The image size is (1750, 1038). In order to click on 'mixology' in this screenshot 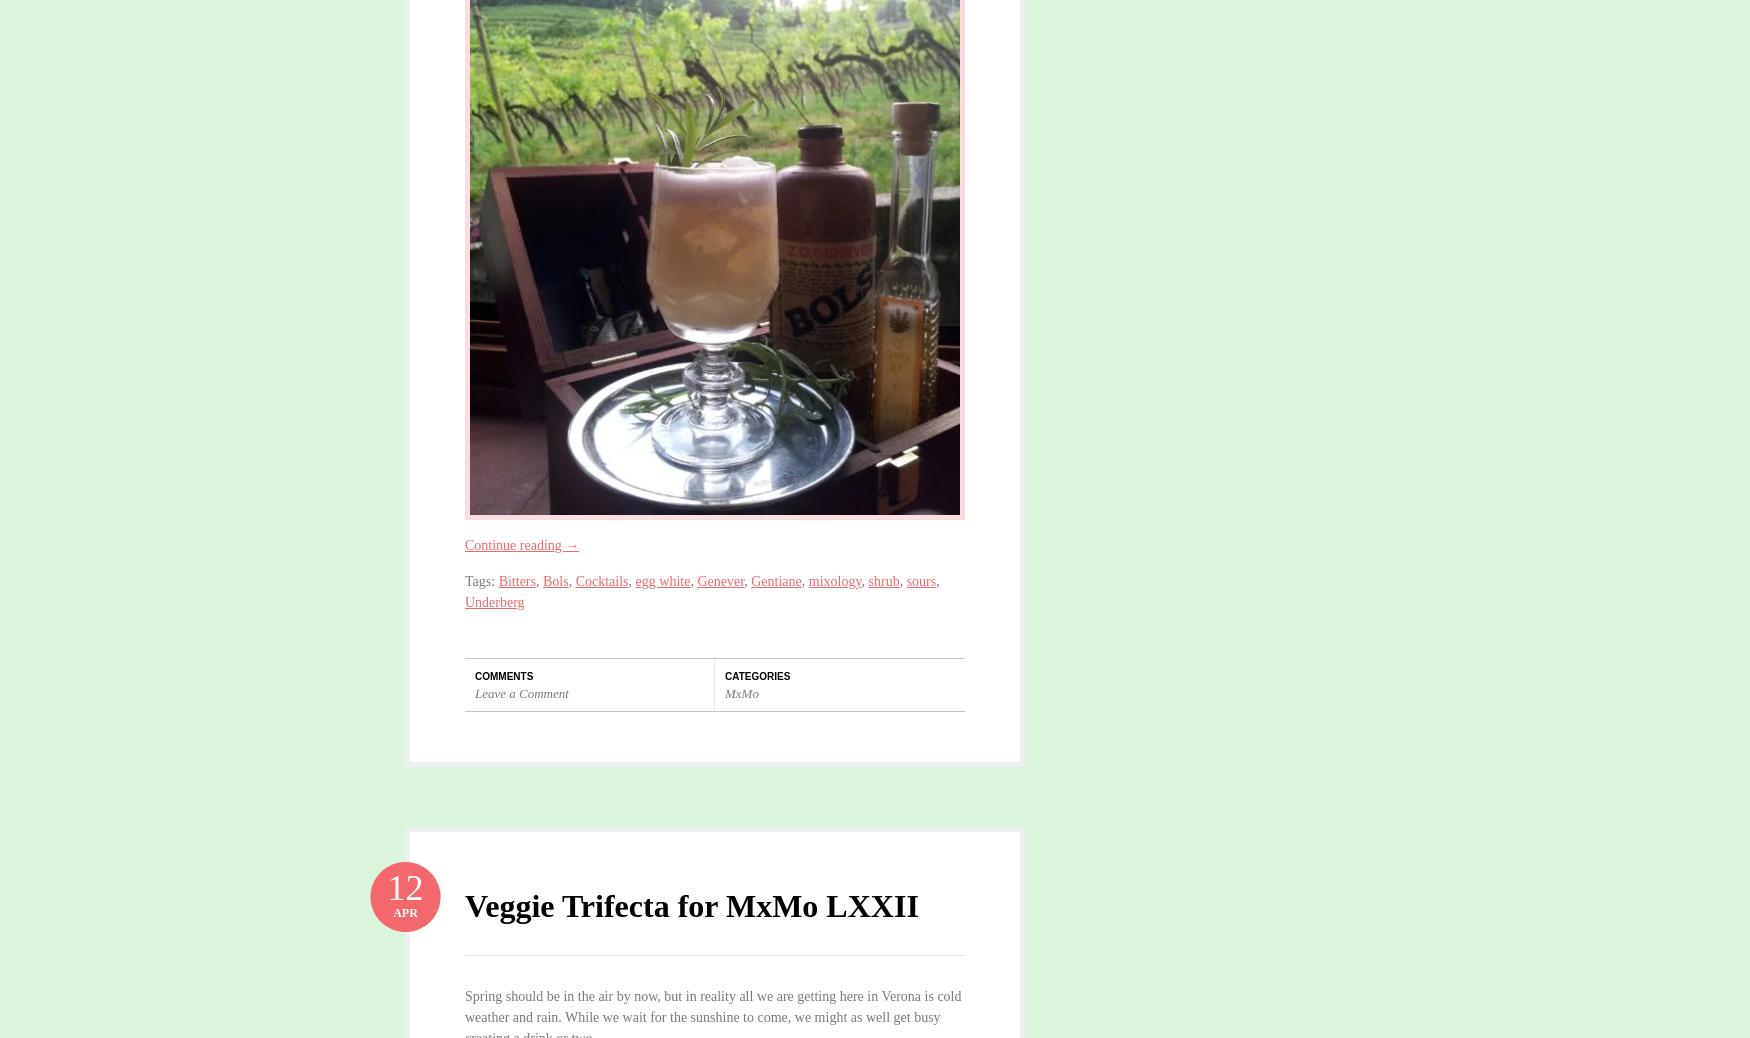, I will do `click(834, 579)`.